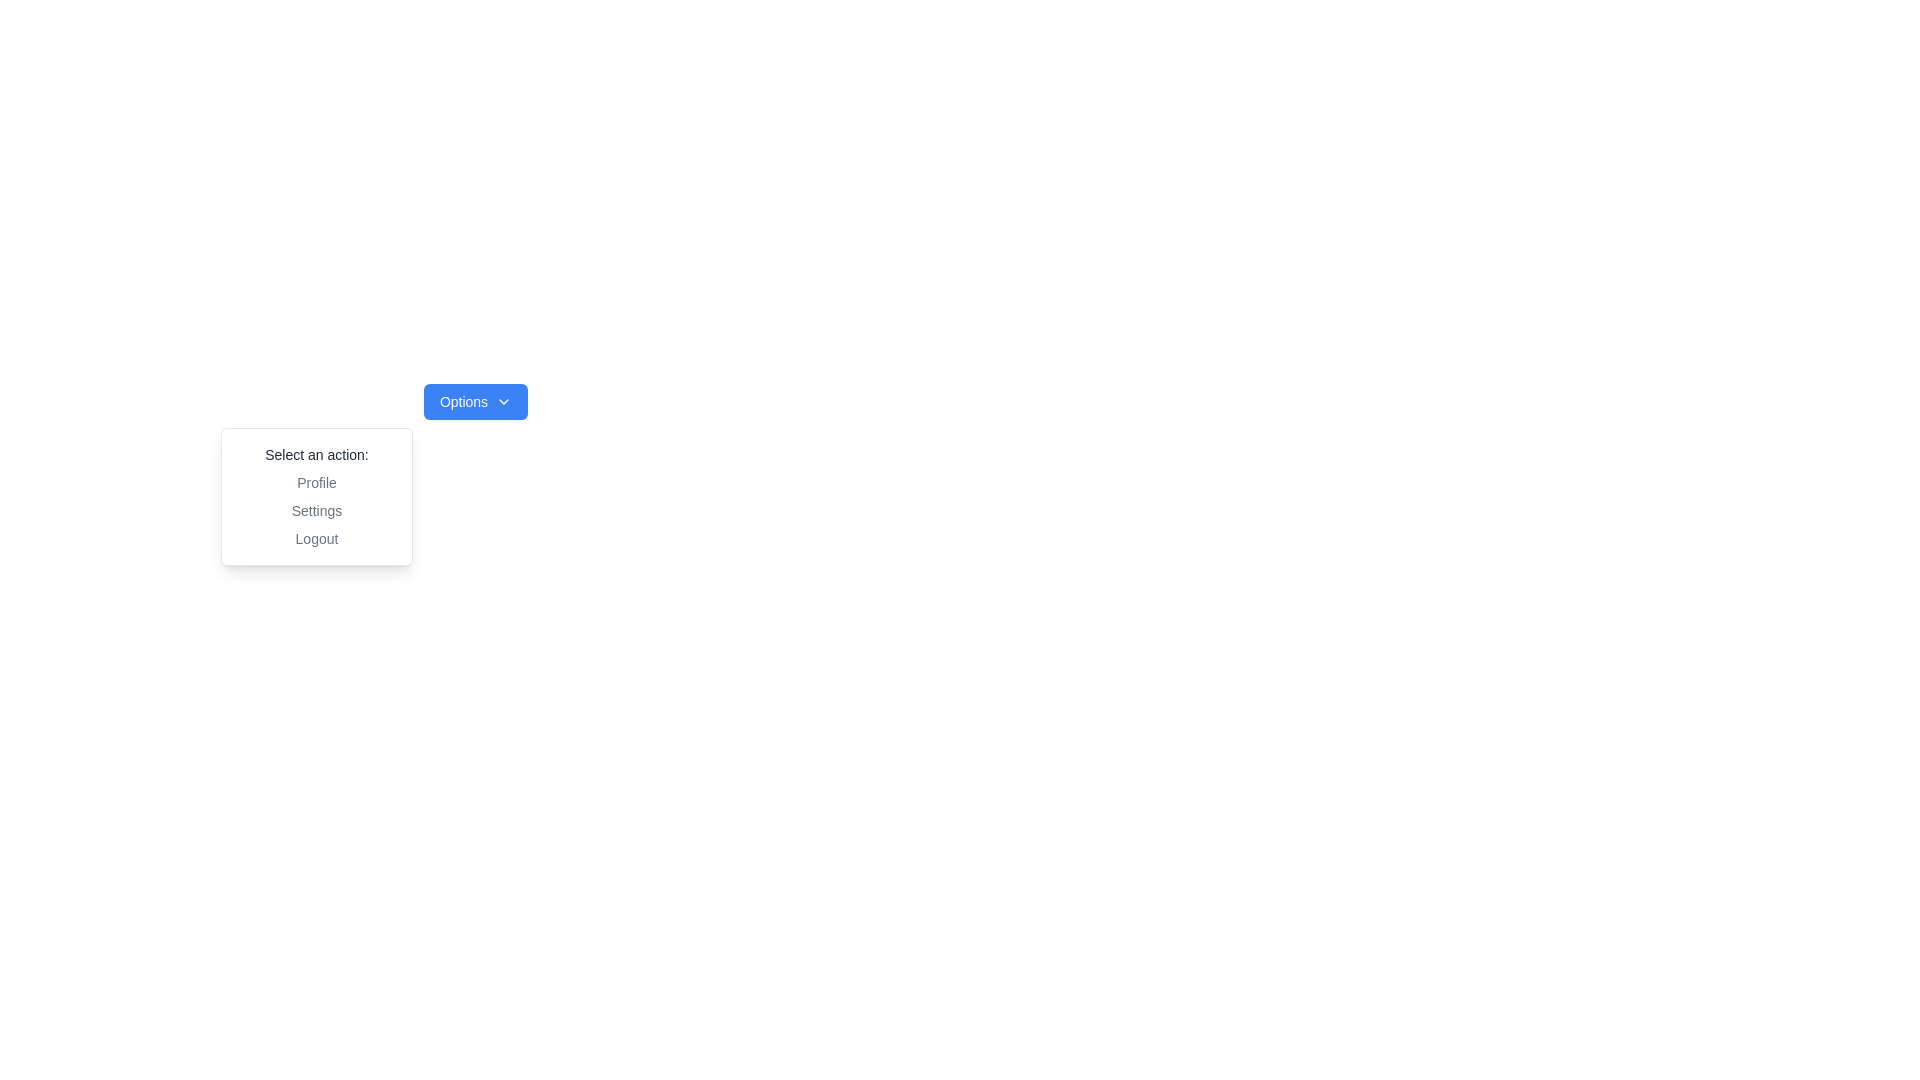  What do you see at coordinates (315, 482) in the screenshot?
I see `the clickable text item in the dropdown menu to change its color to blue` at bounding box center [315, 482].